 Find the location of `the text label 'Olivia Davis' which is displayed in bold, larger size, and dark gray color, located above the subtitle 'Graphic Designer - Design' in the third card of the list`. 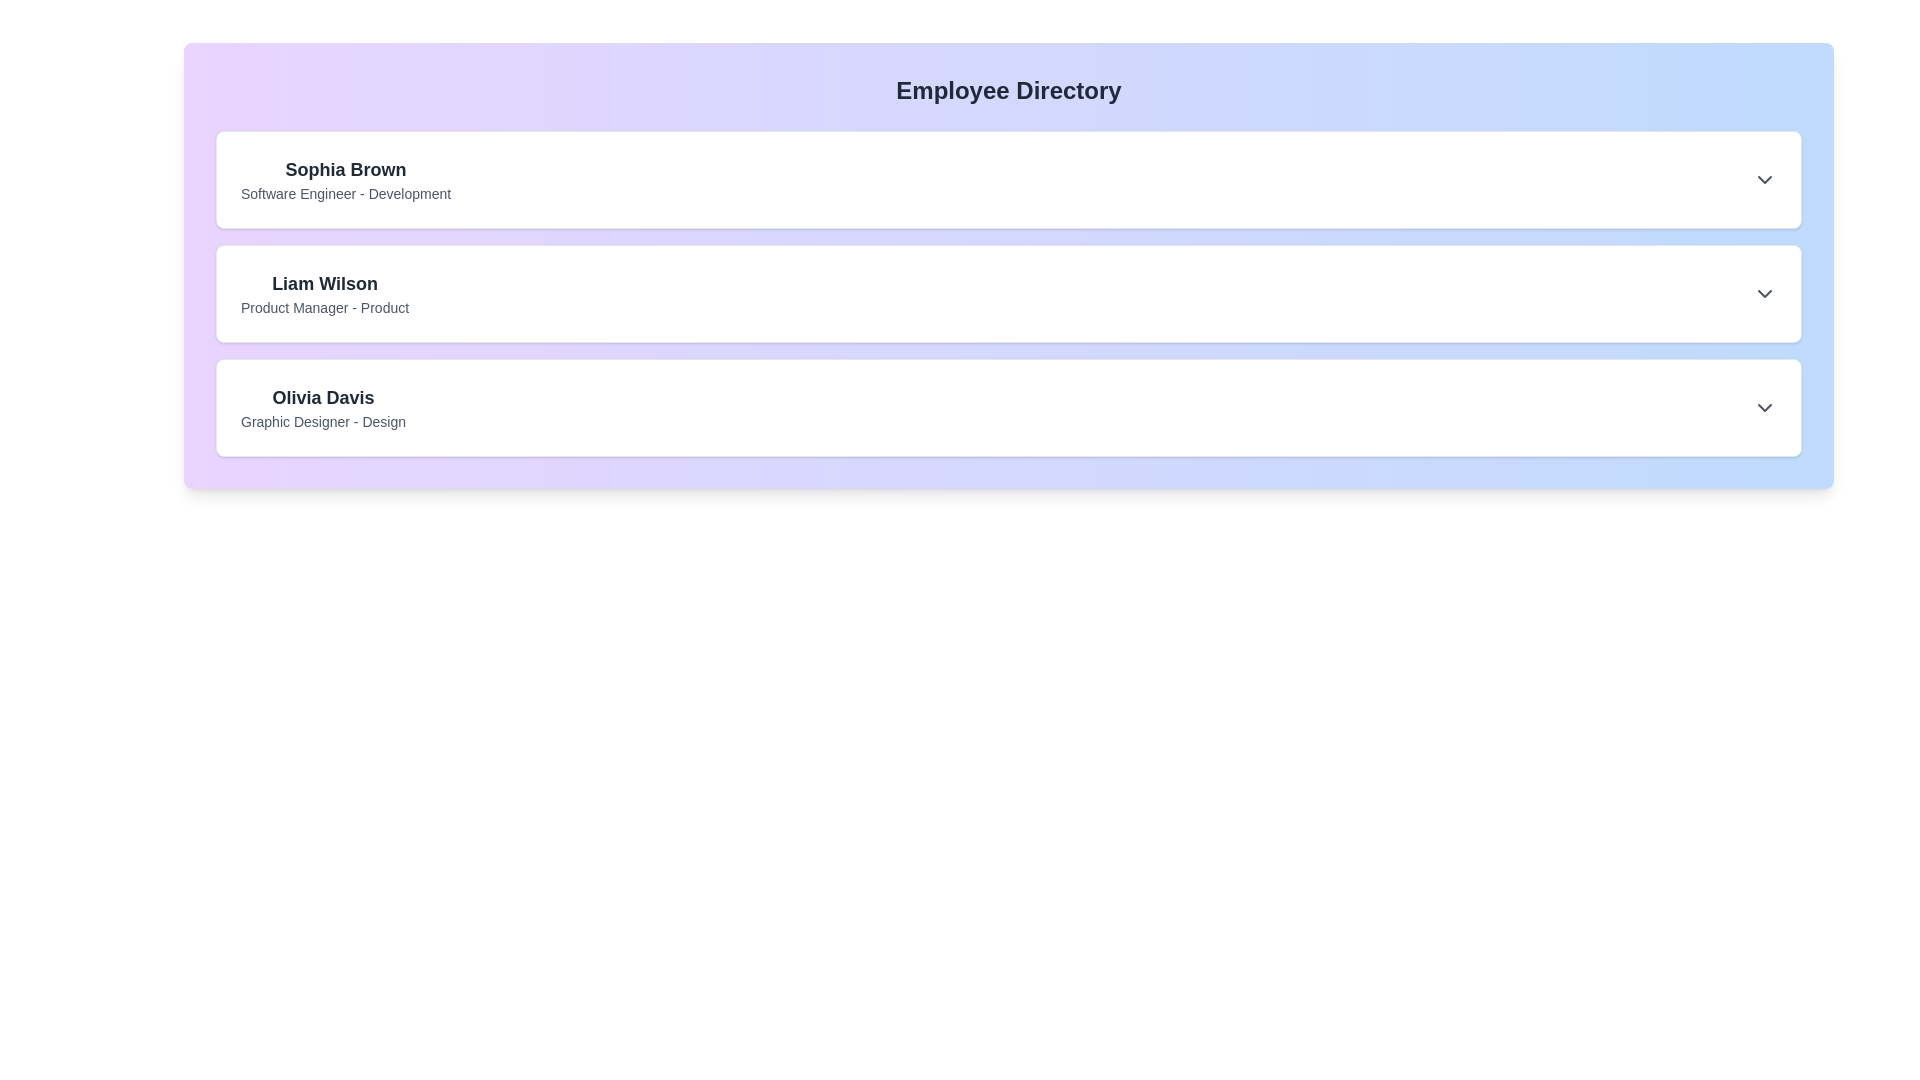

the text label 'Olivia Davis' which is displayed in bold, larger size, and dark gray color, located above the subtitle 'Graphic Designer - Design' in the third card of the list is located at coordinates (323, 397).